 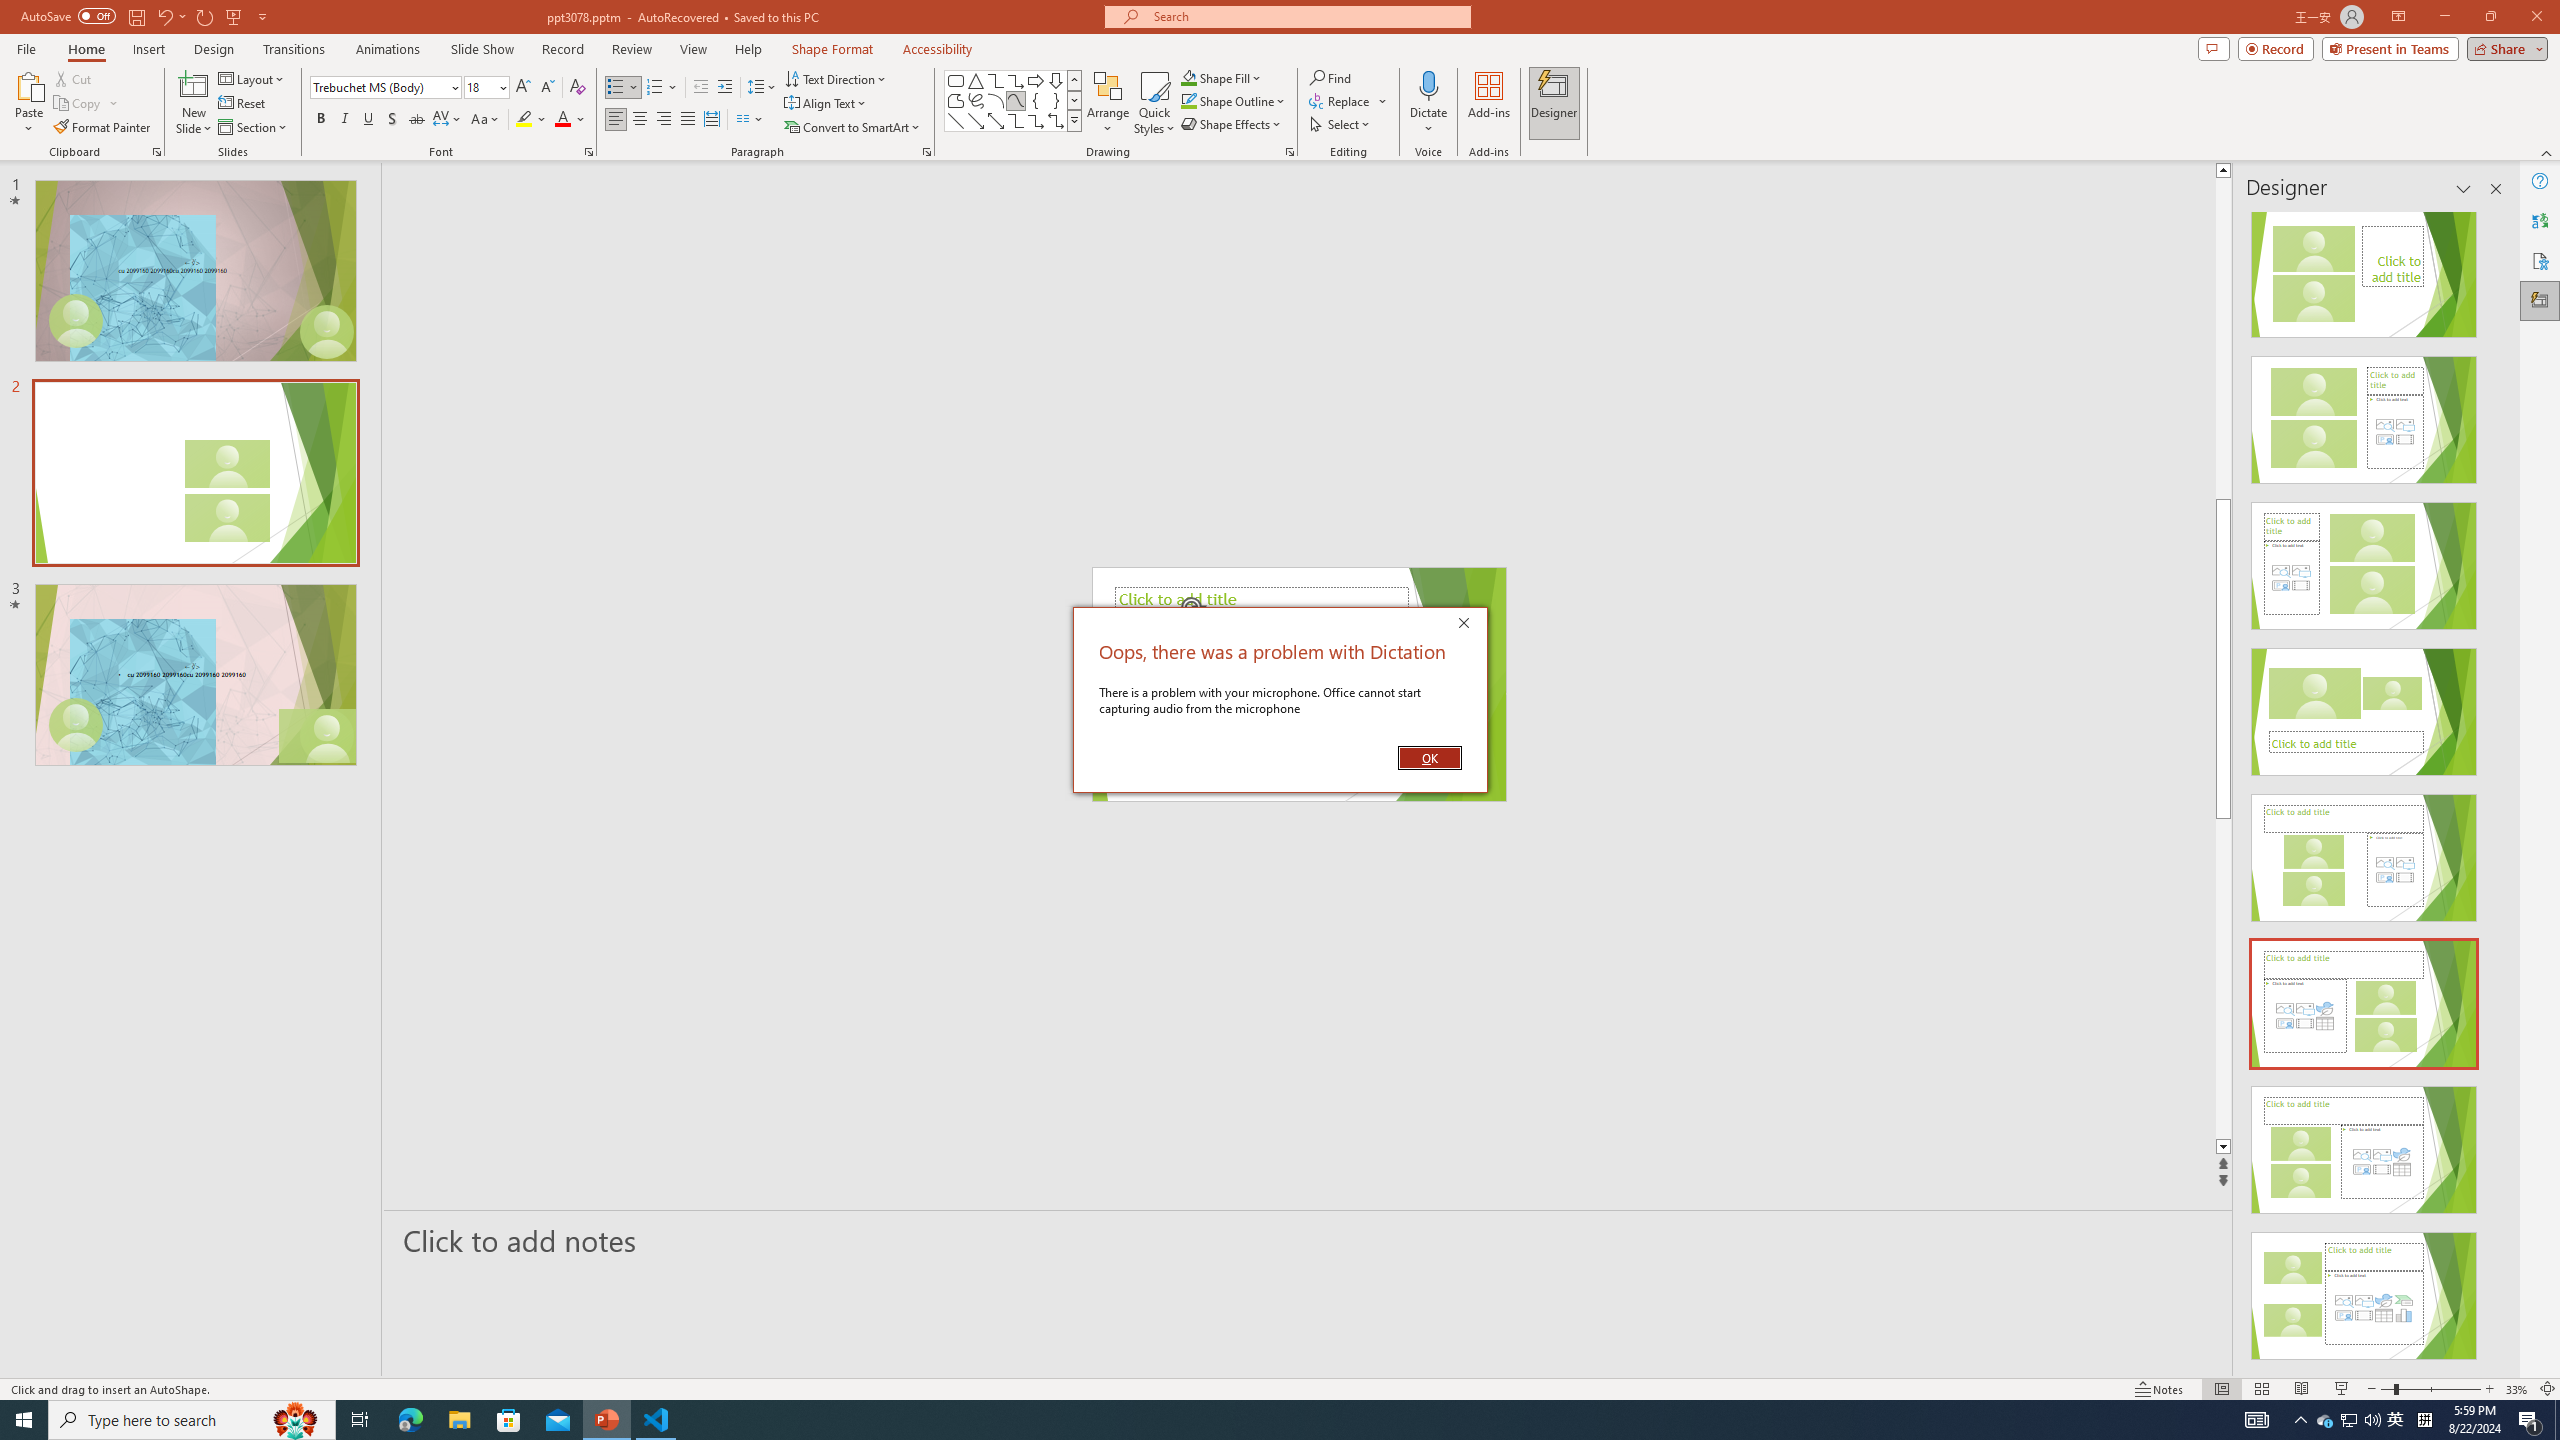 What do you see at coordinates (1428, 758) in the screenshot?
I see `'OK'` at bounding box center [1428, 758].